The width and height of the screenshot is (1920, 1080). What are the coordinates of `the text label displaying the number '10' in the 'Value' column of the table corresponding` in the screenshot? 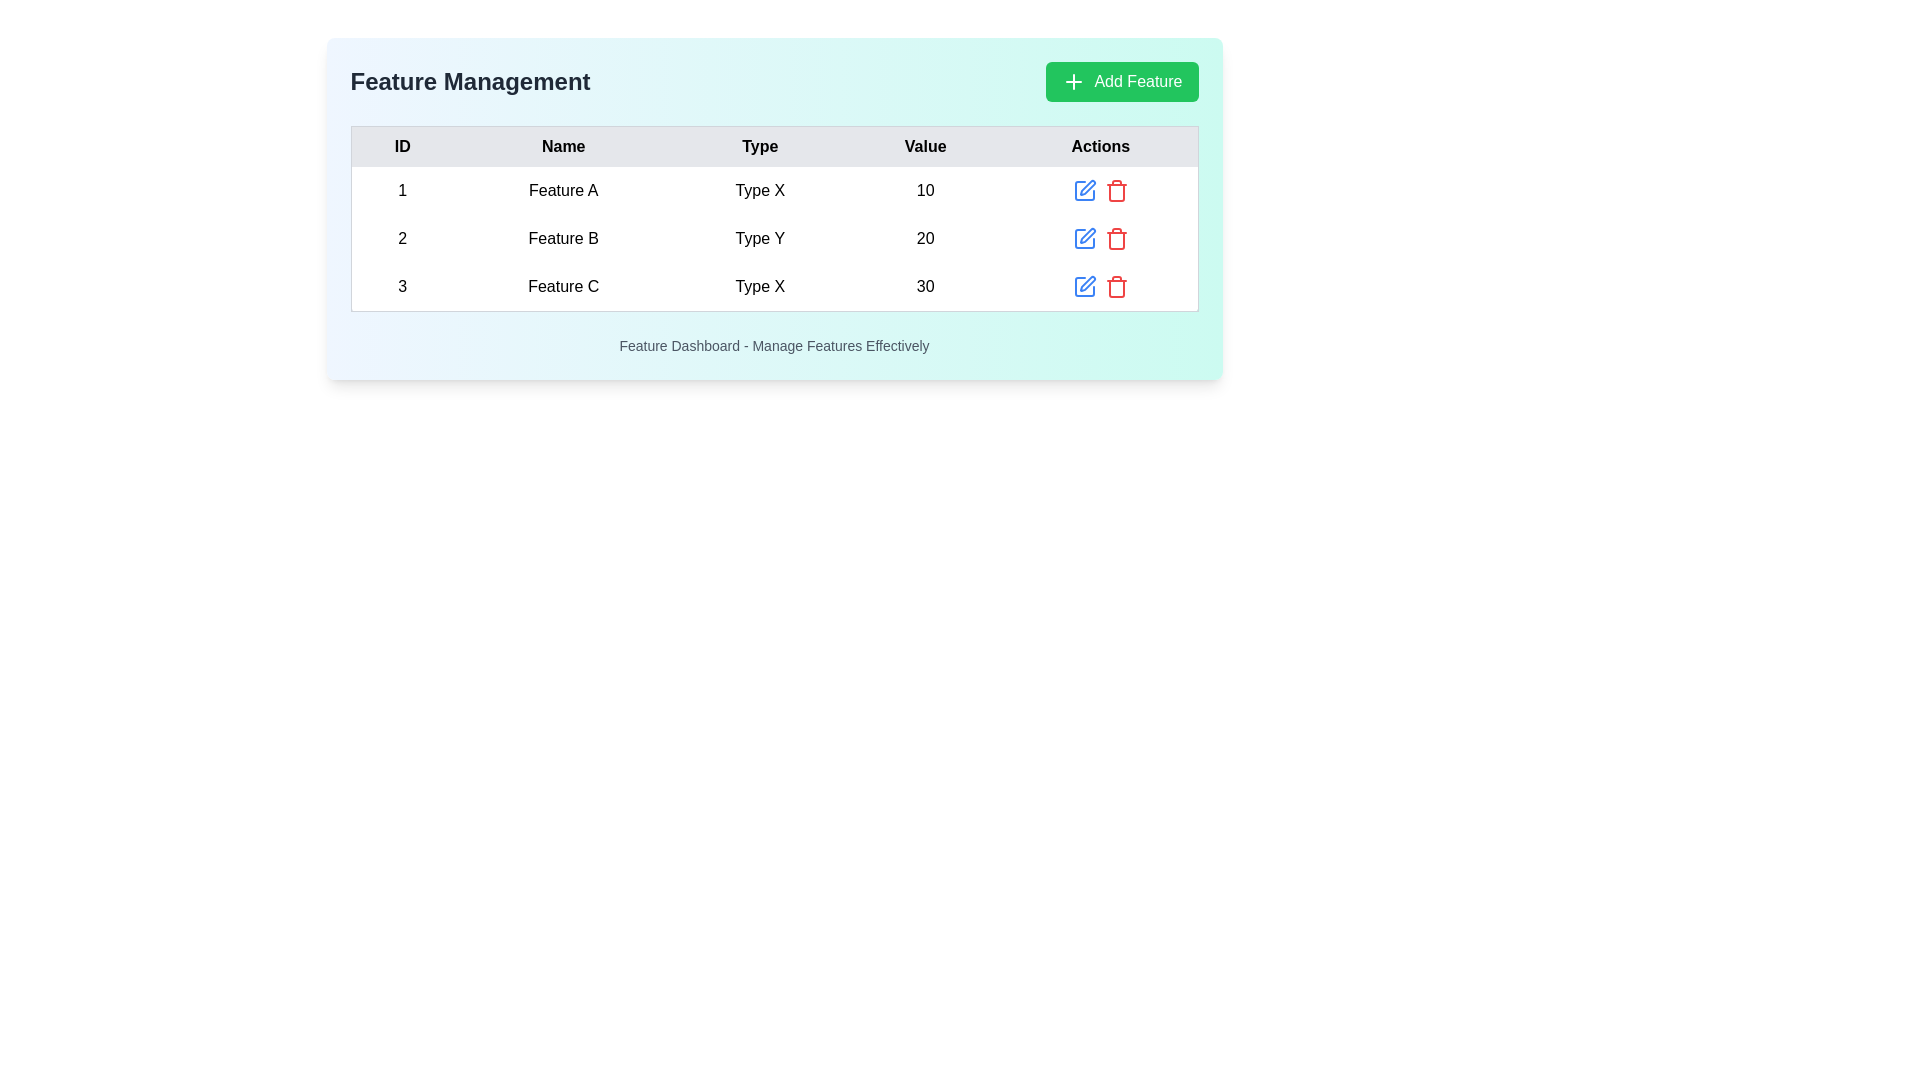 It's located at (924, 191).